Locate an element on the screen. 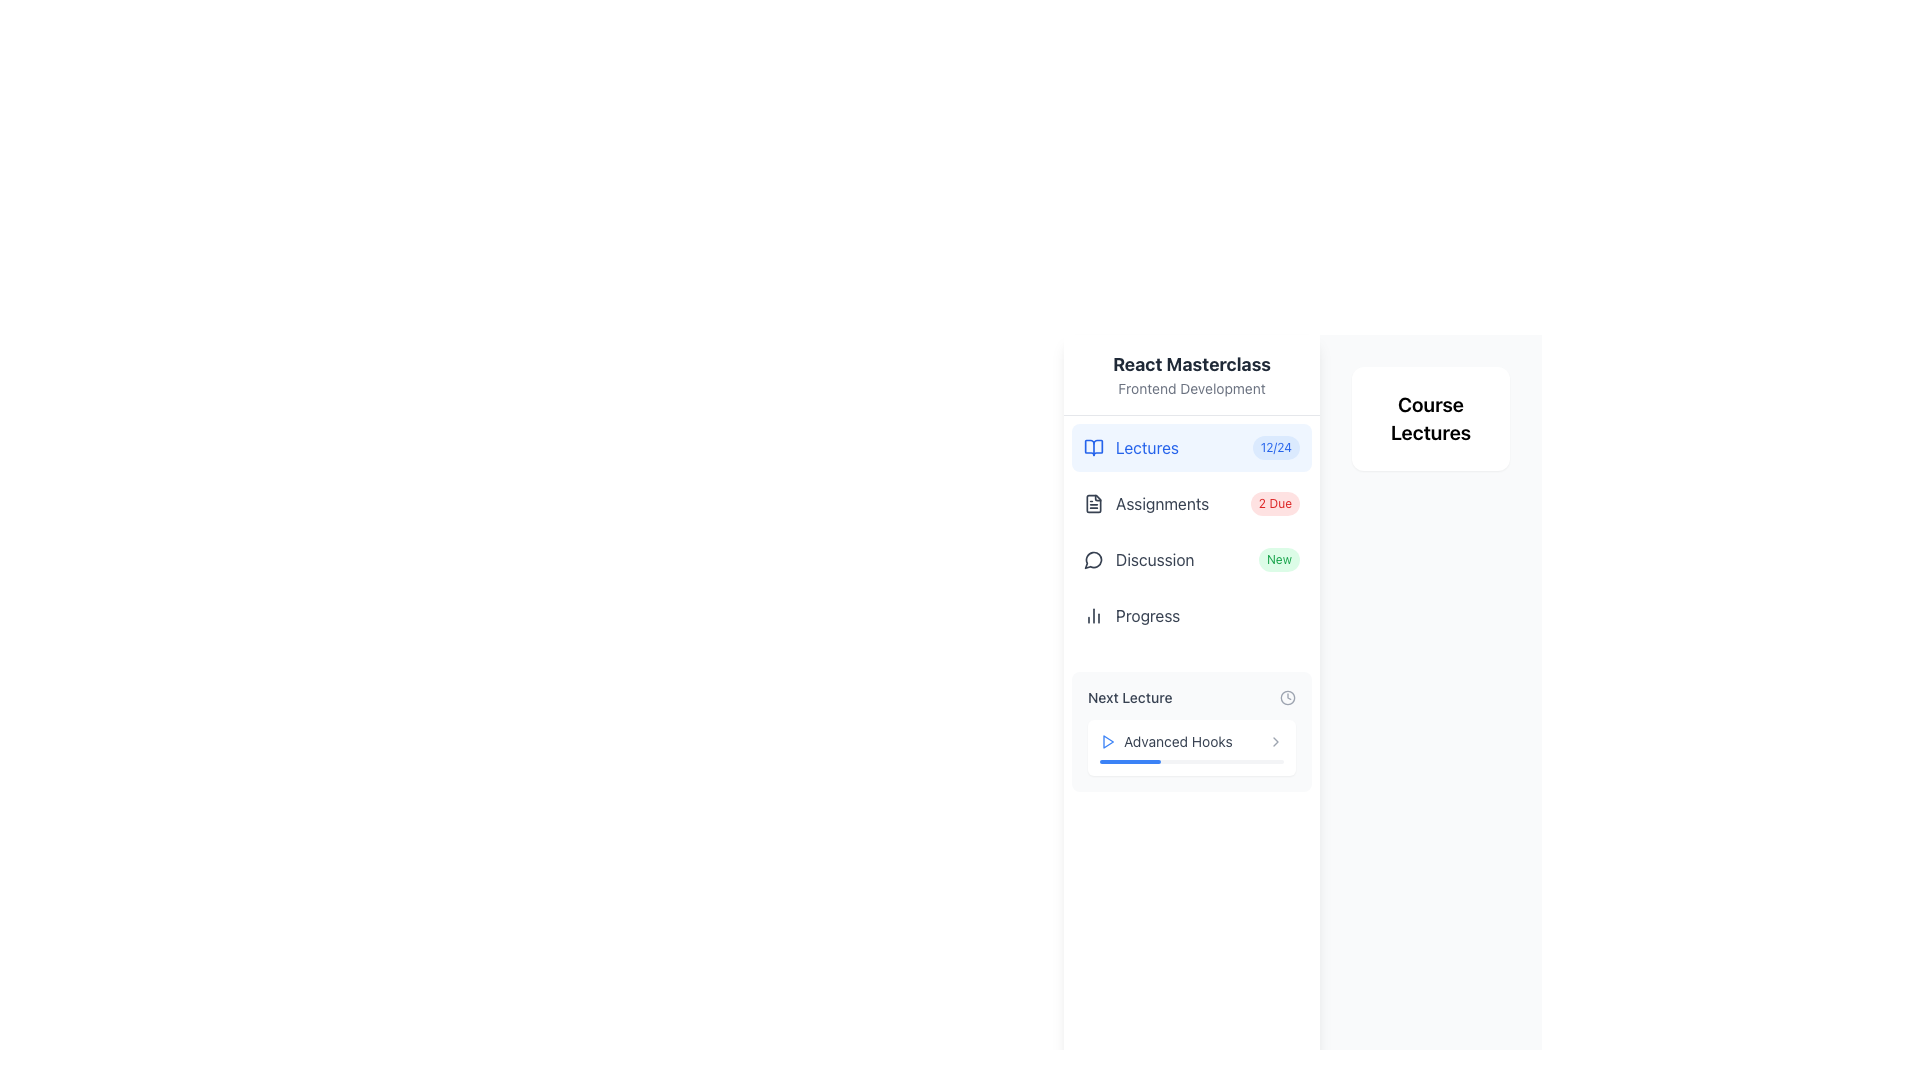  the rectangular icon with rounded corners in the sidebar, which represents a document or file is located at coordinates (1093, 501).